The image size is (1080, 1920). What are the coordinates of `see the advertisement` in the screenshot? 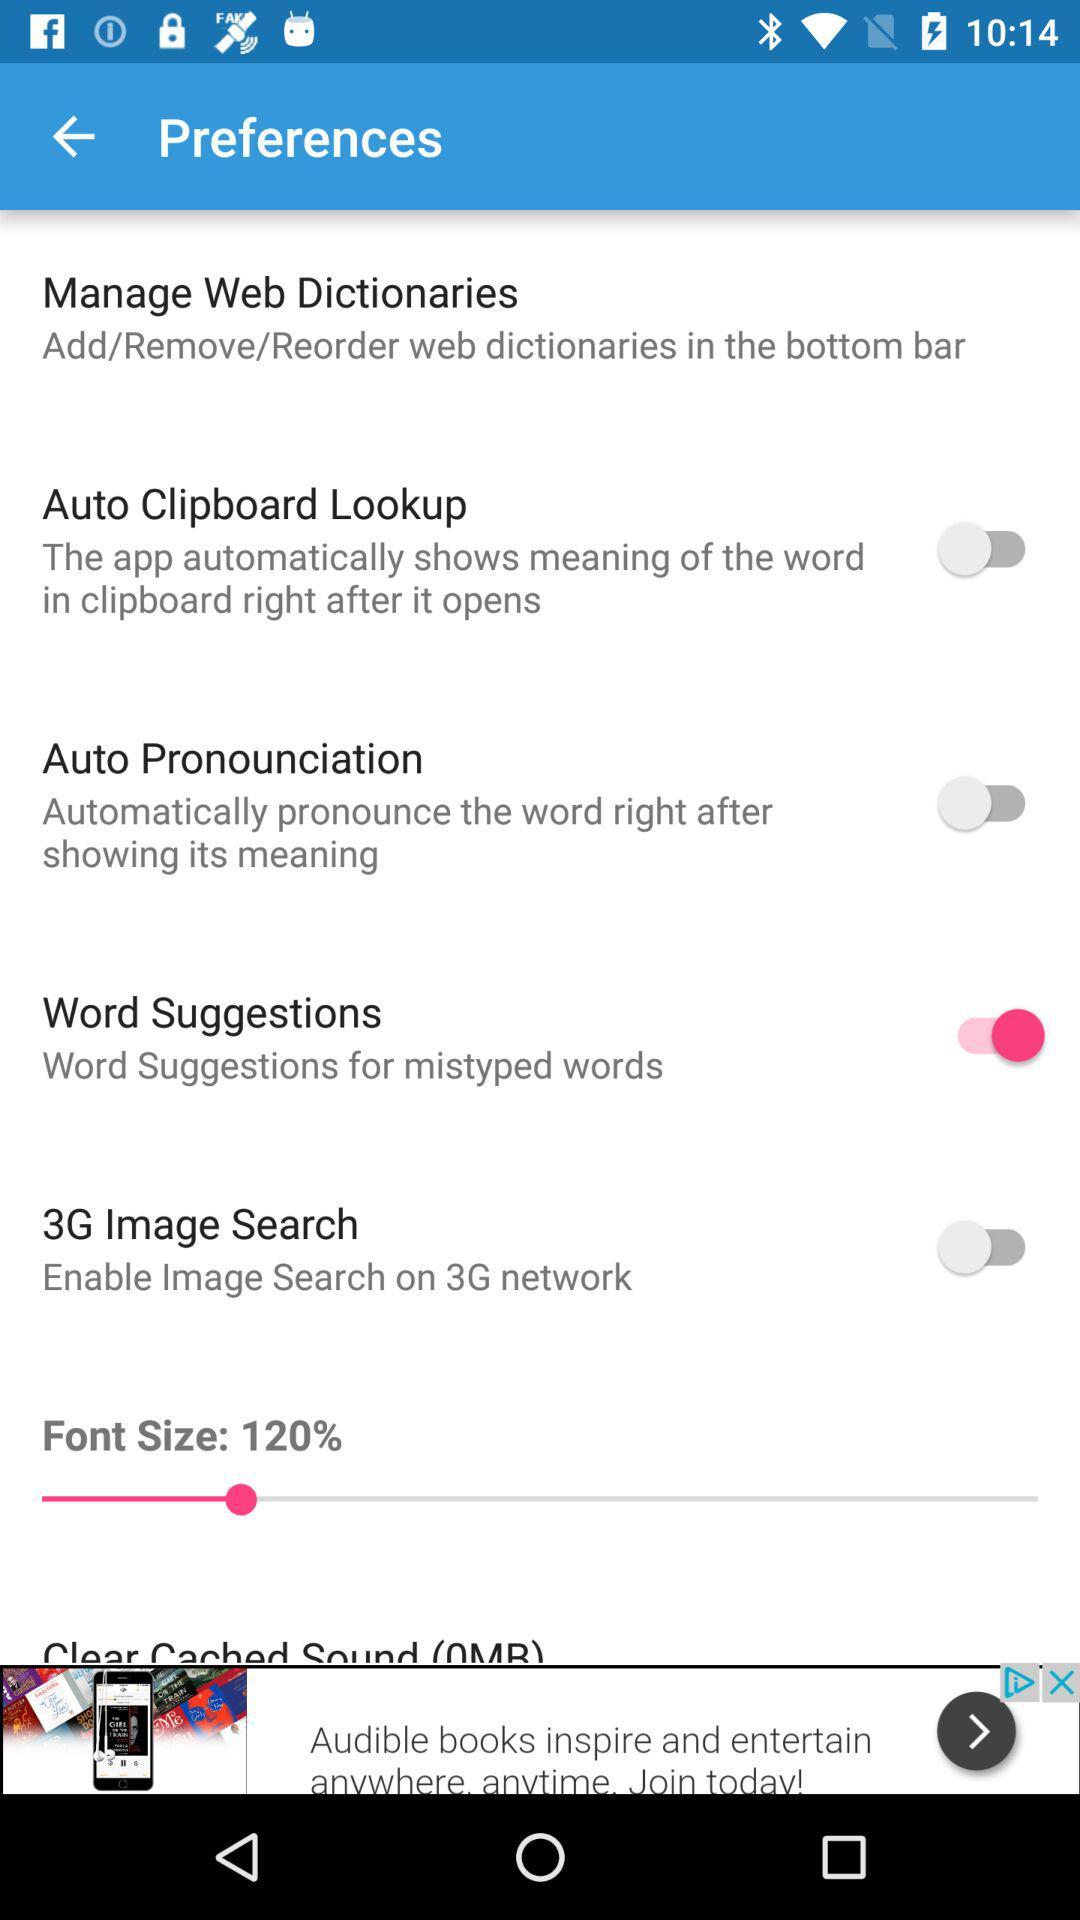 It's located at (540, 1727).